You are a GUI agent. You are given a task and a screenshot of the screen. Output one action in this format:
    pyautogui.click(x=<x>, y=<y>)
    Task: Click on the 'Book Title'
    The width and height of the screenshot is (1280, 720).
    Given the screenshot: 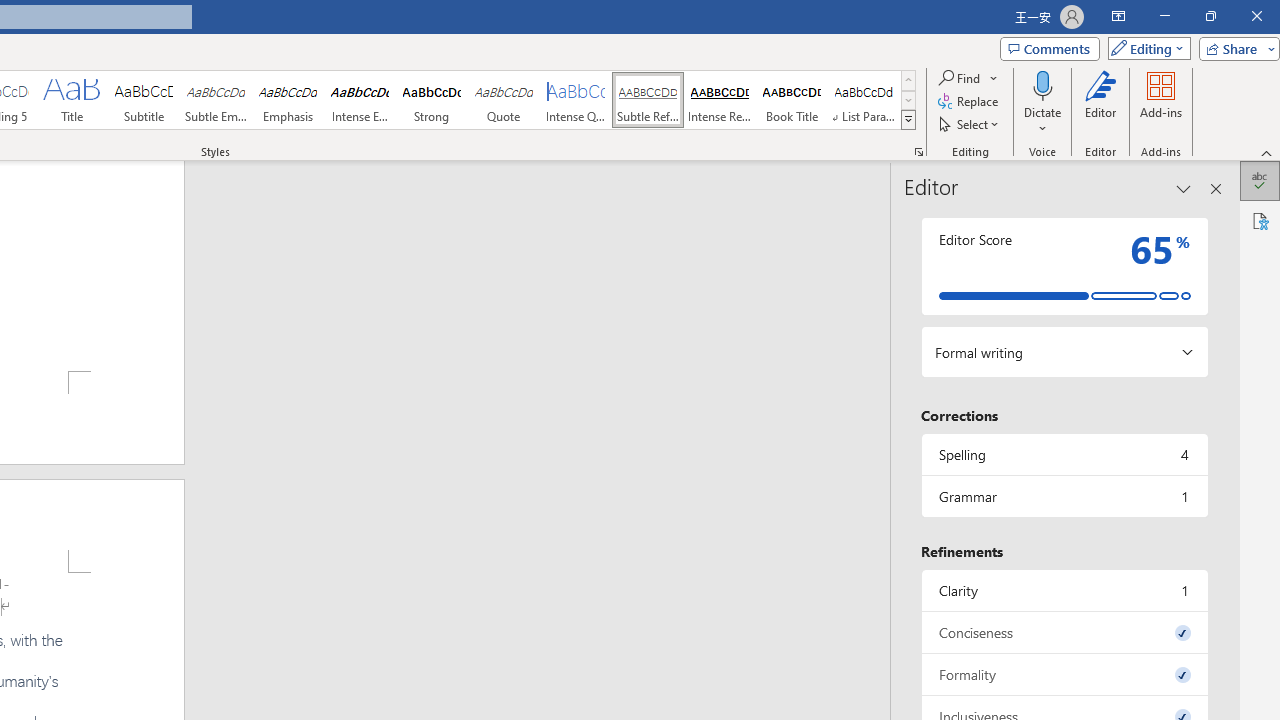 What is the action you would take?
    pyautogui.click(x=791, y=100)
    